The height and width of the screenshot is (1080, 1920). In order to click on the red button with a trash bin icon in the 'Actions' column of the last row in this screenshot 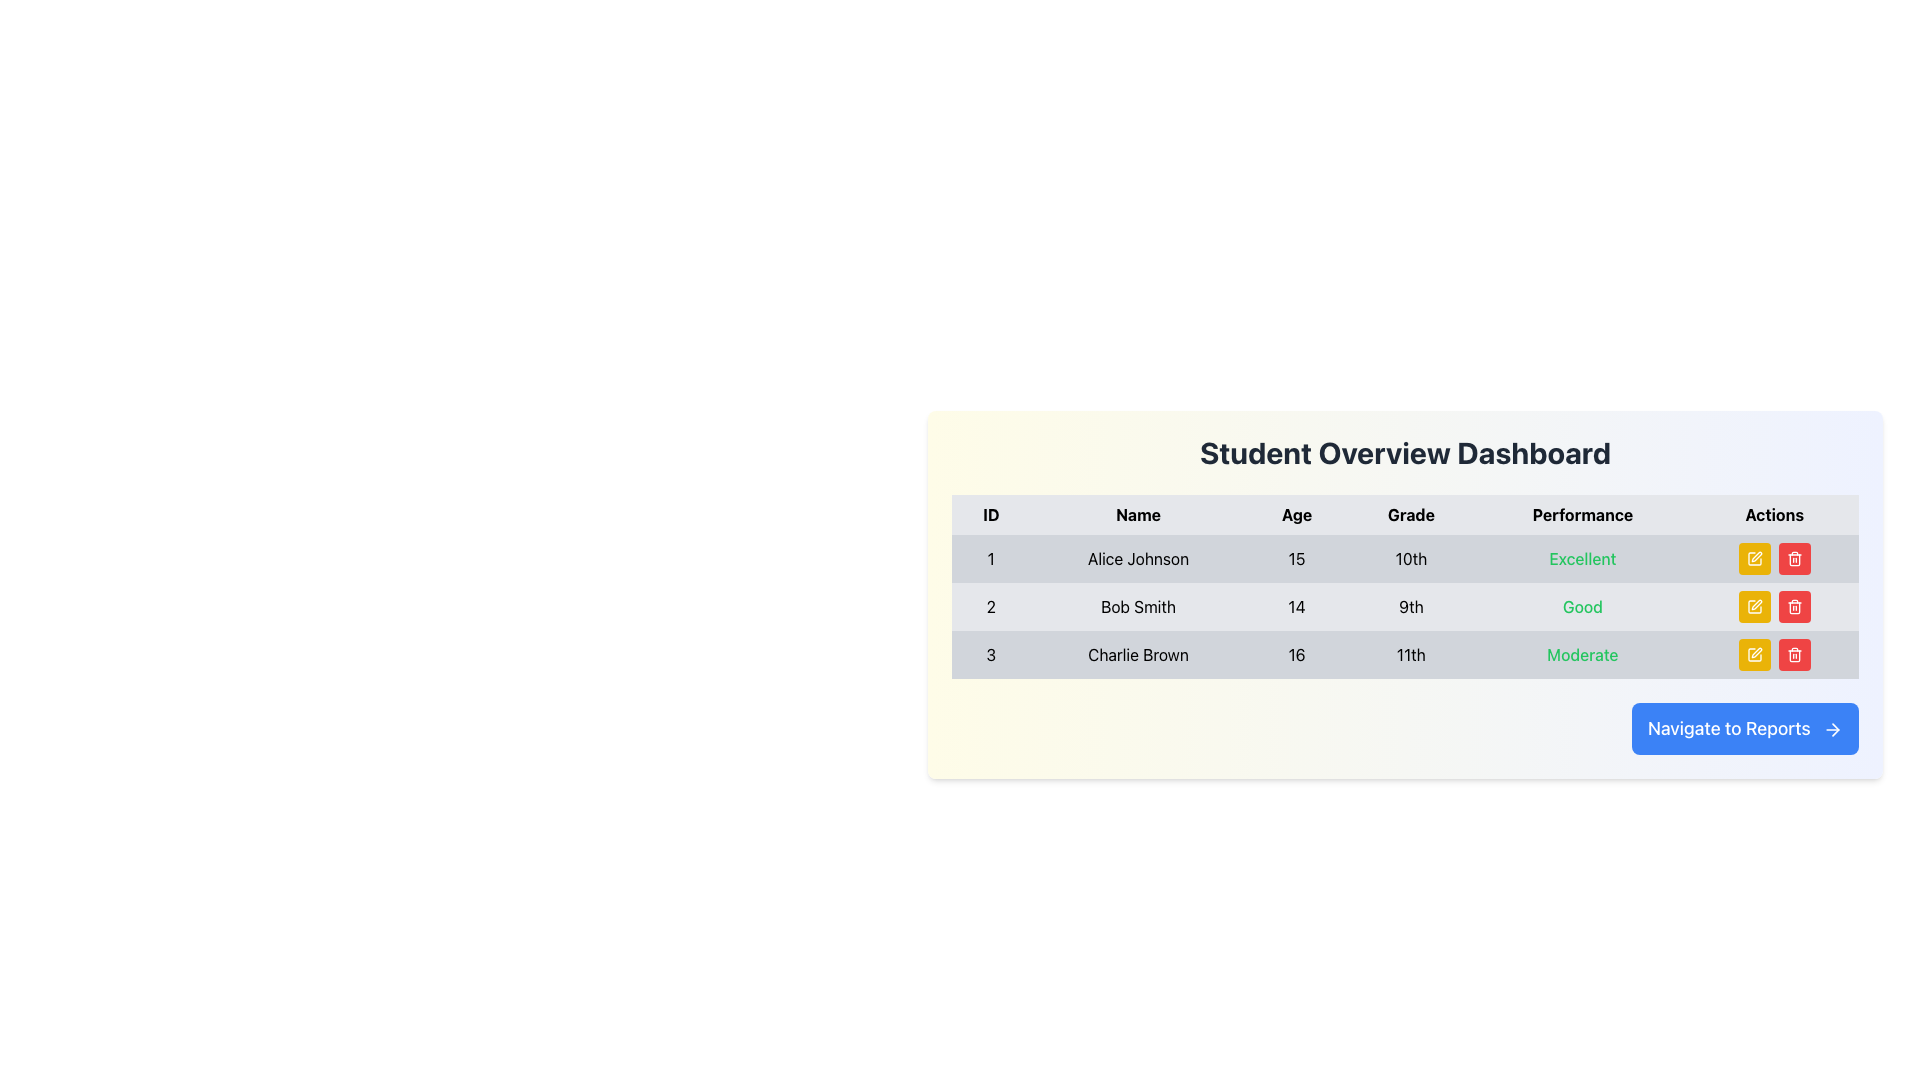, I will do `click(1794, 655)`.